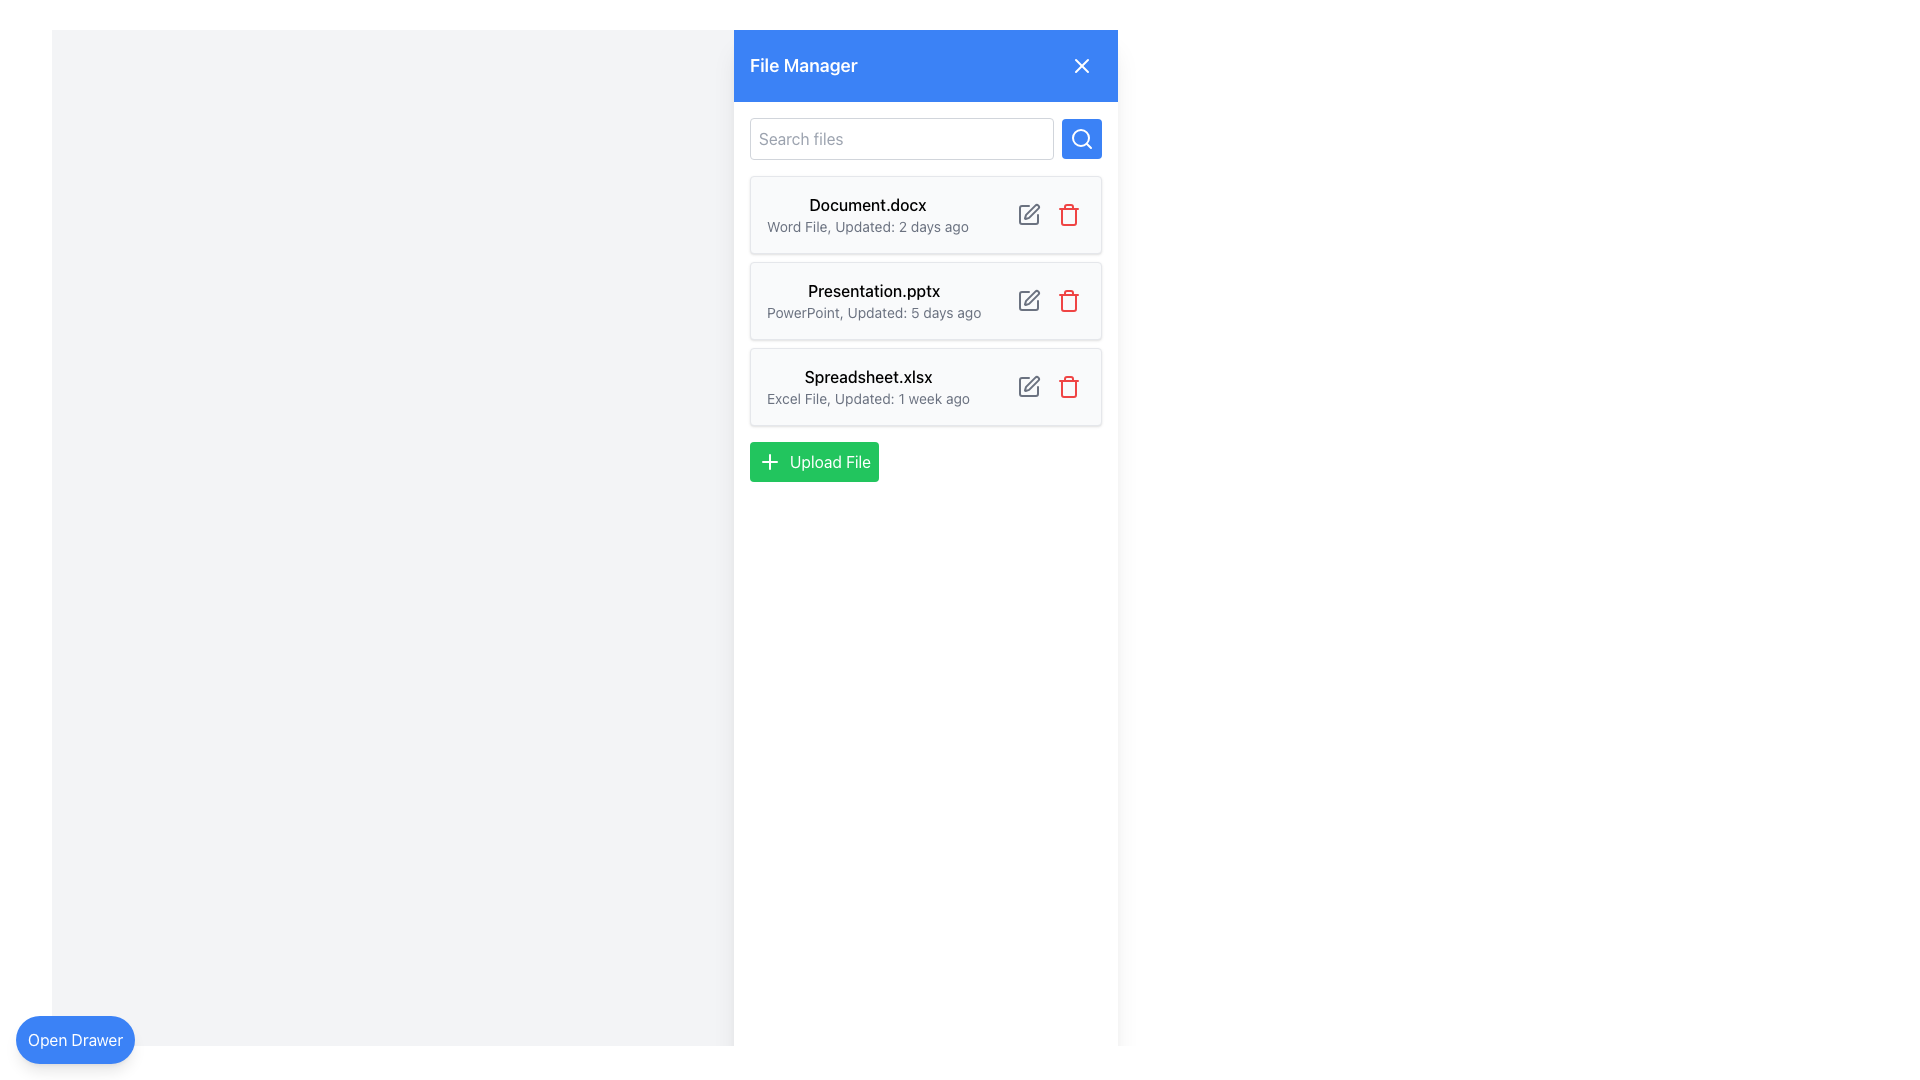 The height and width of the screenshot is (1080, 1920). I want to click on the blue button with rounded corners featuring a white magnifying glass icon, so click(1080, 137).